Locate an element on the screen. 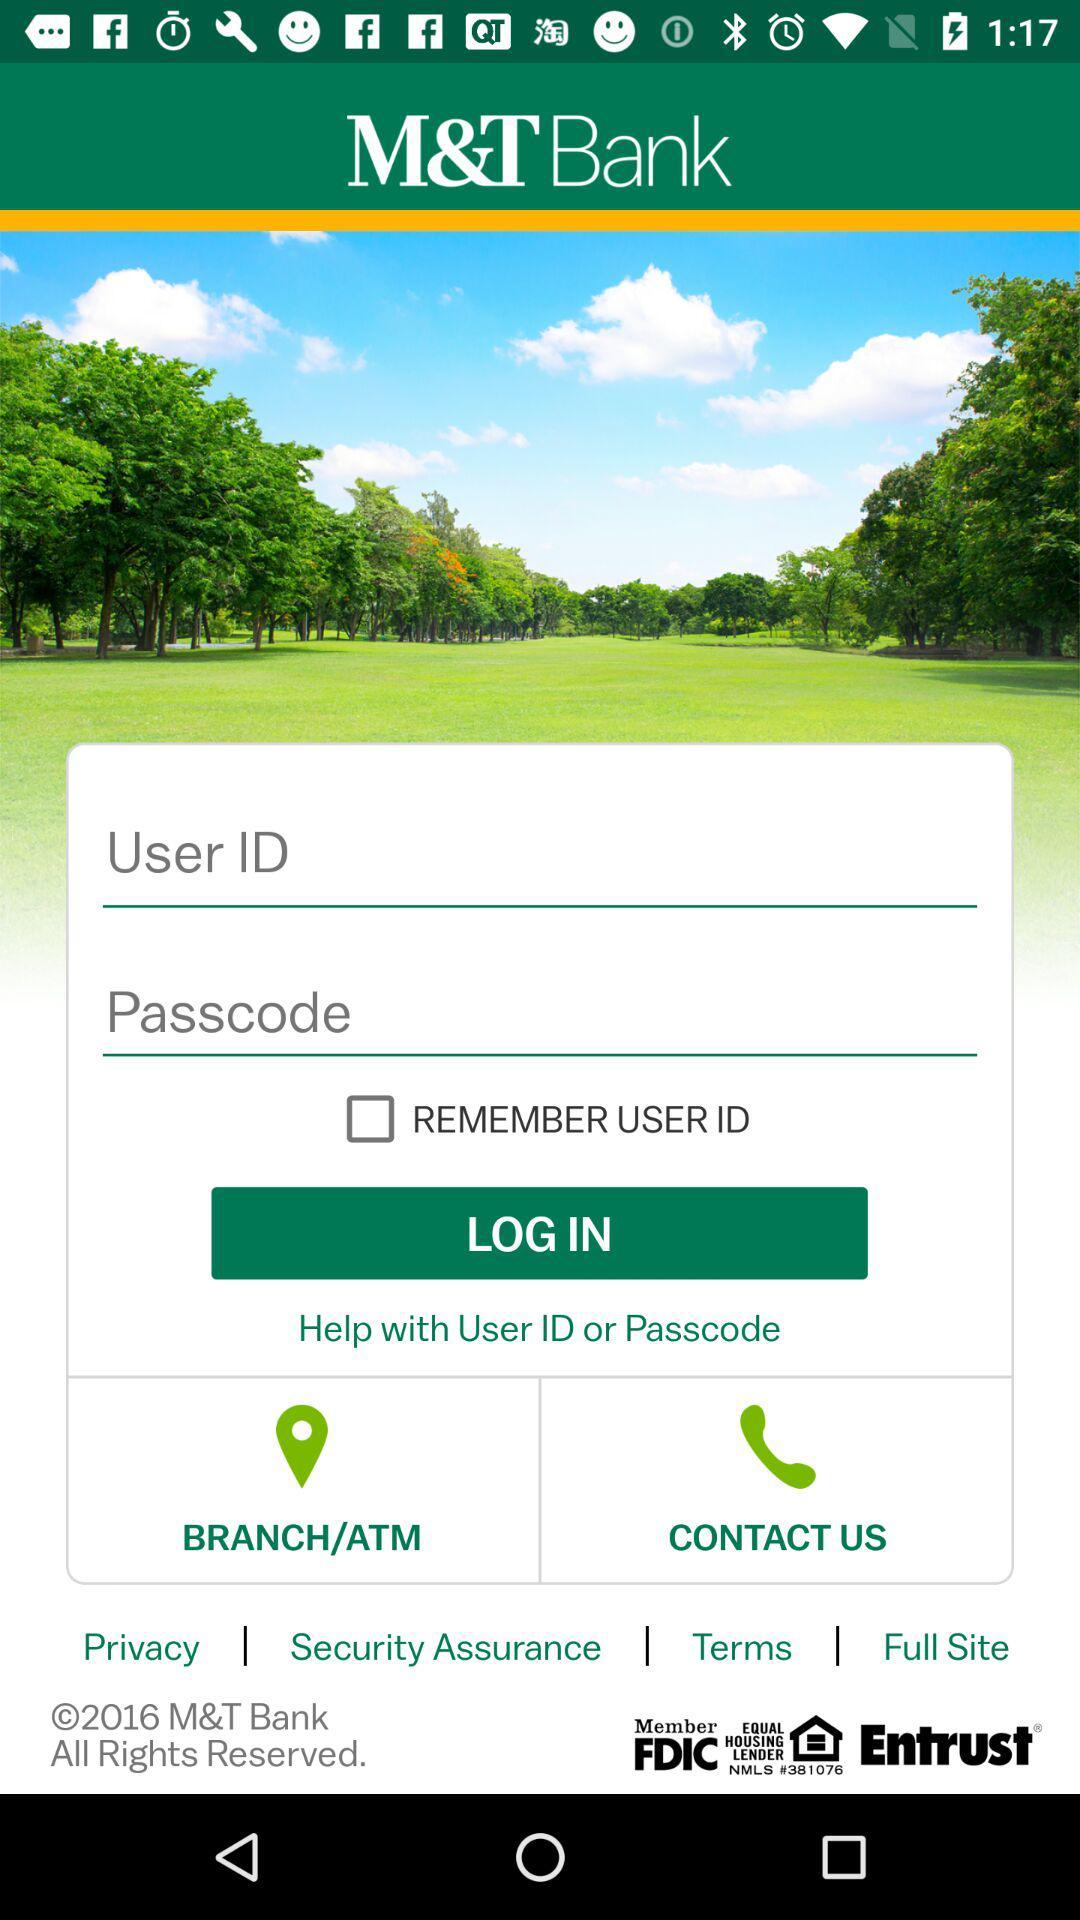 The width and height of the screenshot is (1080, 1920). security assurance is located at coordinates (445, 1646).